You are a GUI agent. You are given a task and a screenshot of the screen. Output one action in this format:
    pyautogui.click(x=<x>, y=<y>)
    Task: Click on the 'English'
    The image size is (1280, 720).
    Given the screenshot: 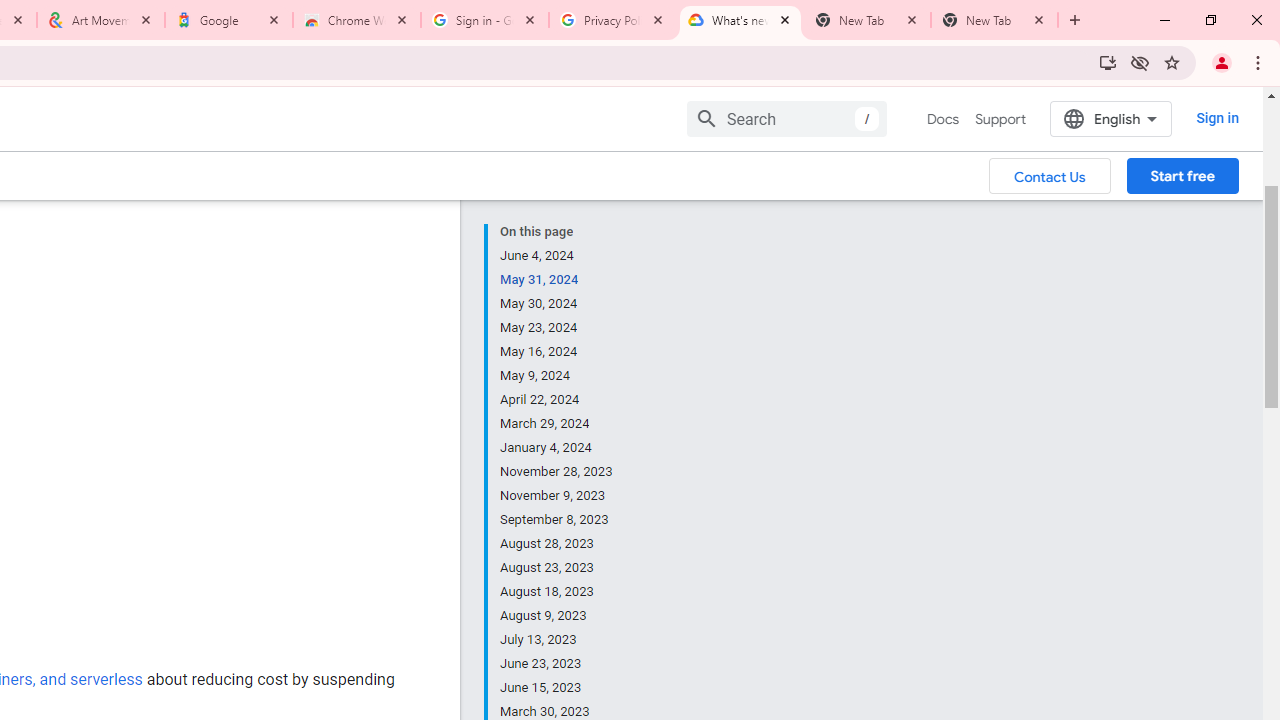 What is the action you would take?
    pyautogui.click(x=1110, y=118)
    